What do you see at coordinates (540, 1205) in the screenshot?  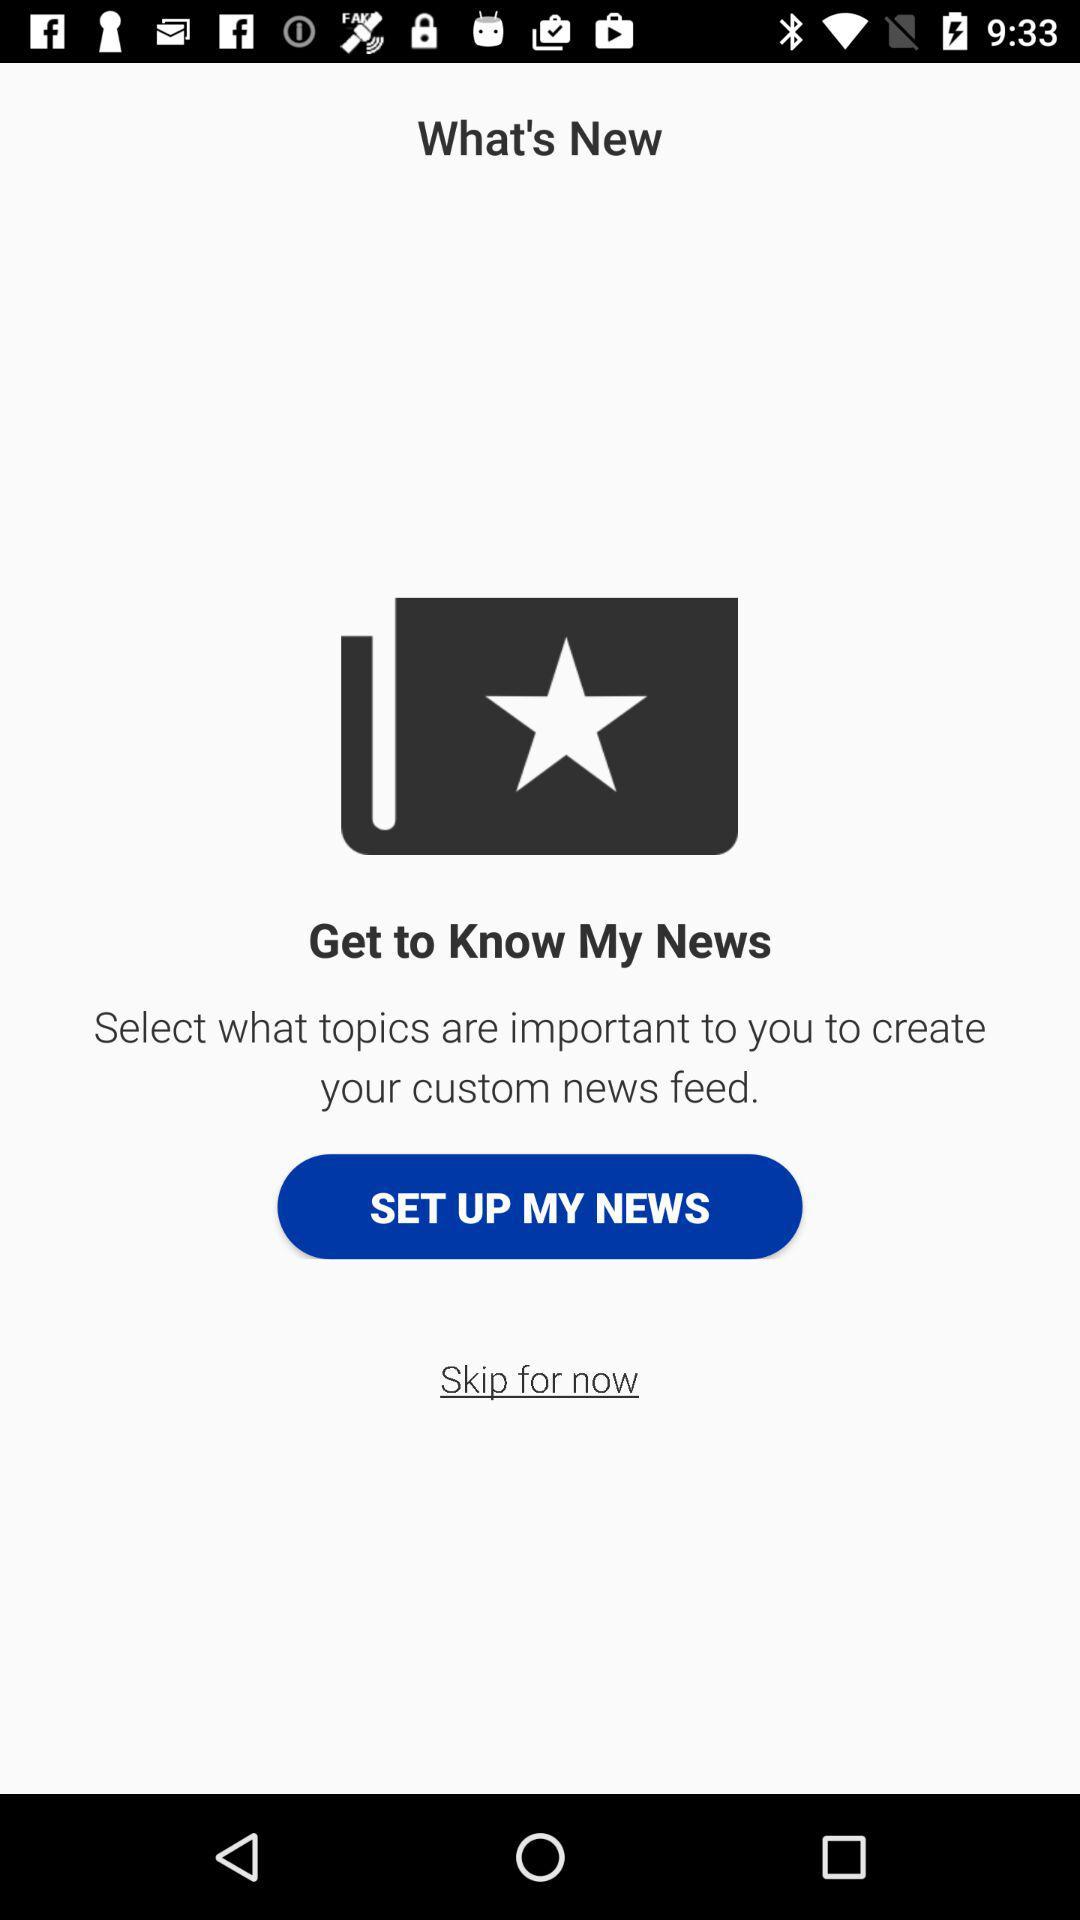 I see `the set up my button` at bounding box center [540, 1205].